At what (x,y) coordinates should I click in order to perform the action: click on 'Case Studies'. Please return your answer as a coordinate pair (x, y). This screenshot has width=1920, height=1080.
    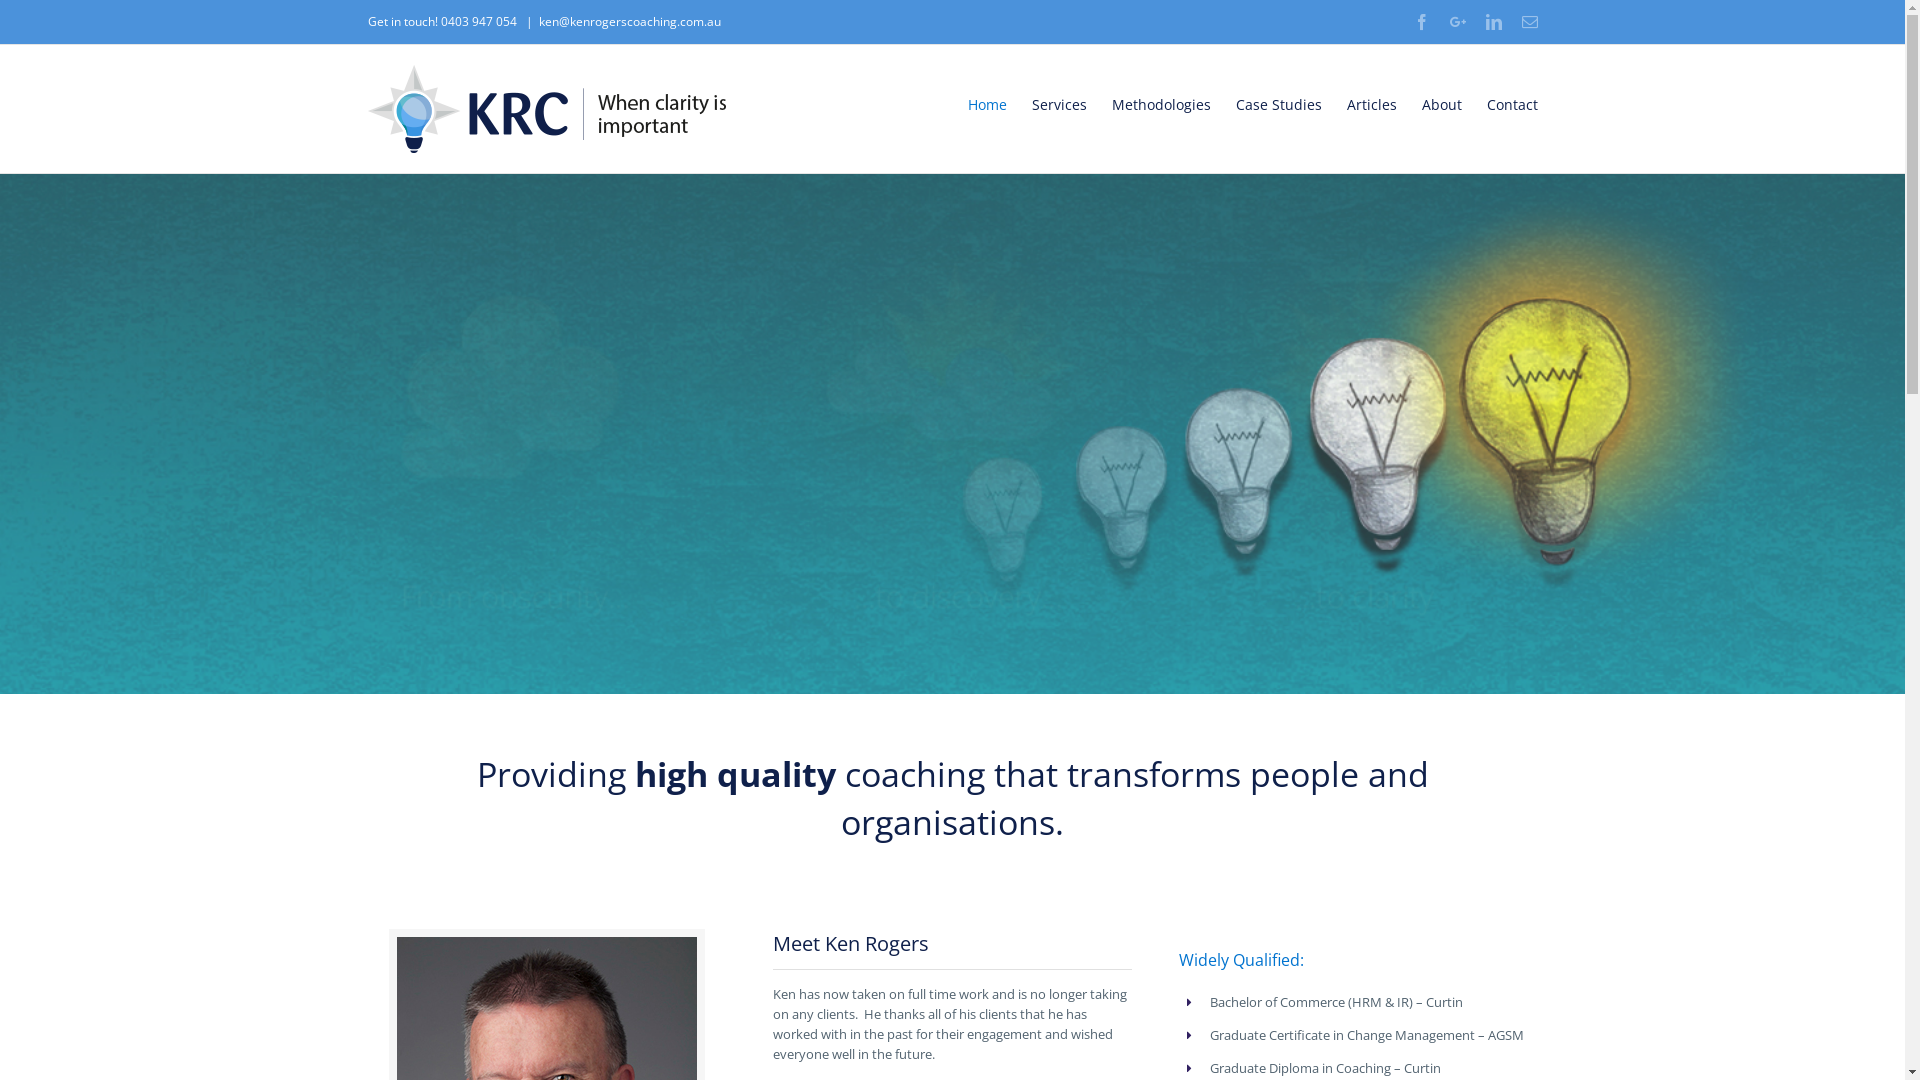
    Looking at the image, I should click on (1277, 104).